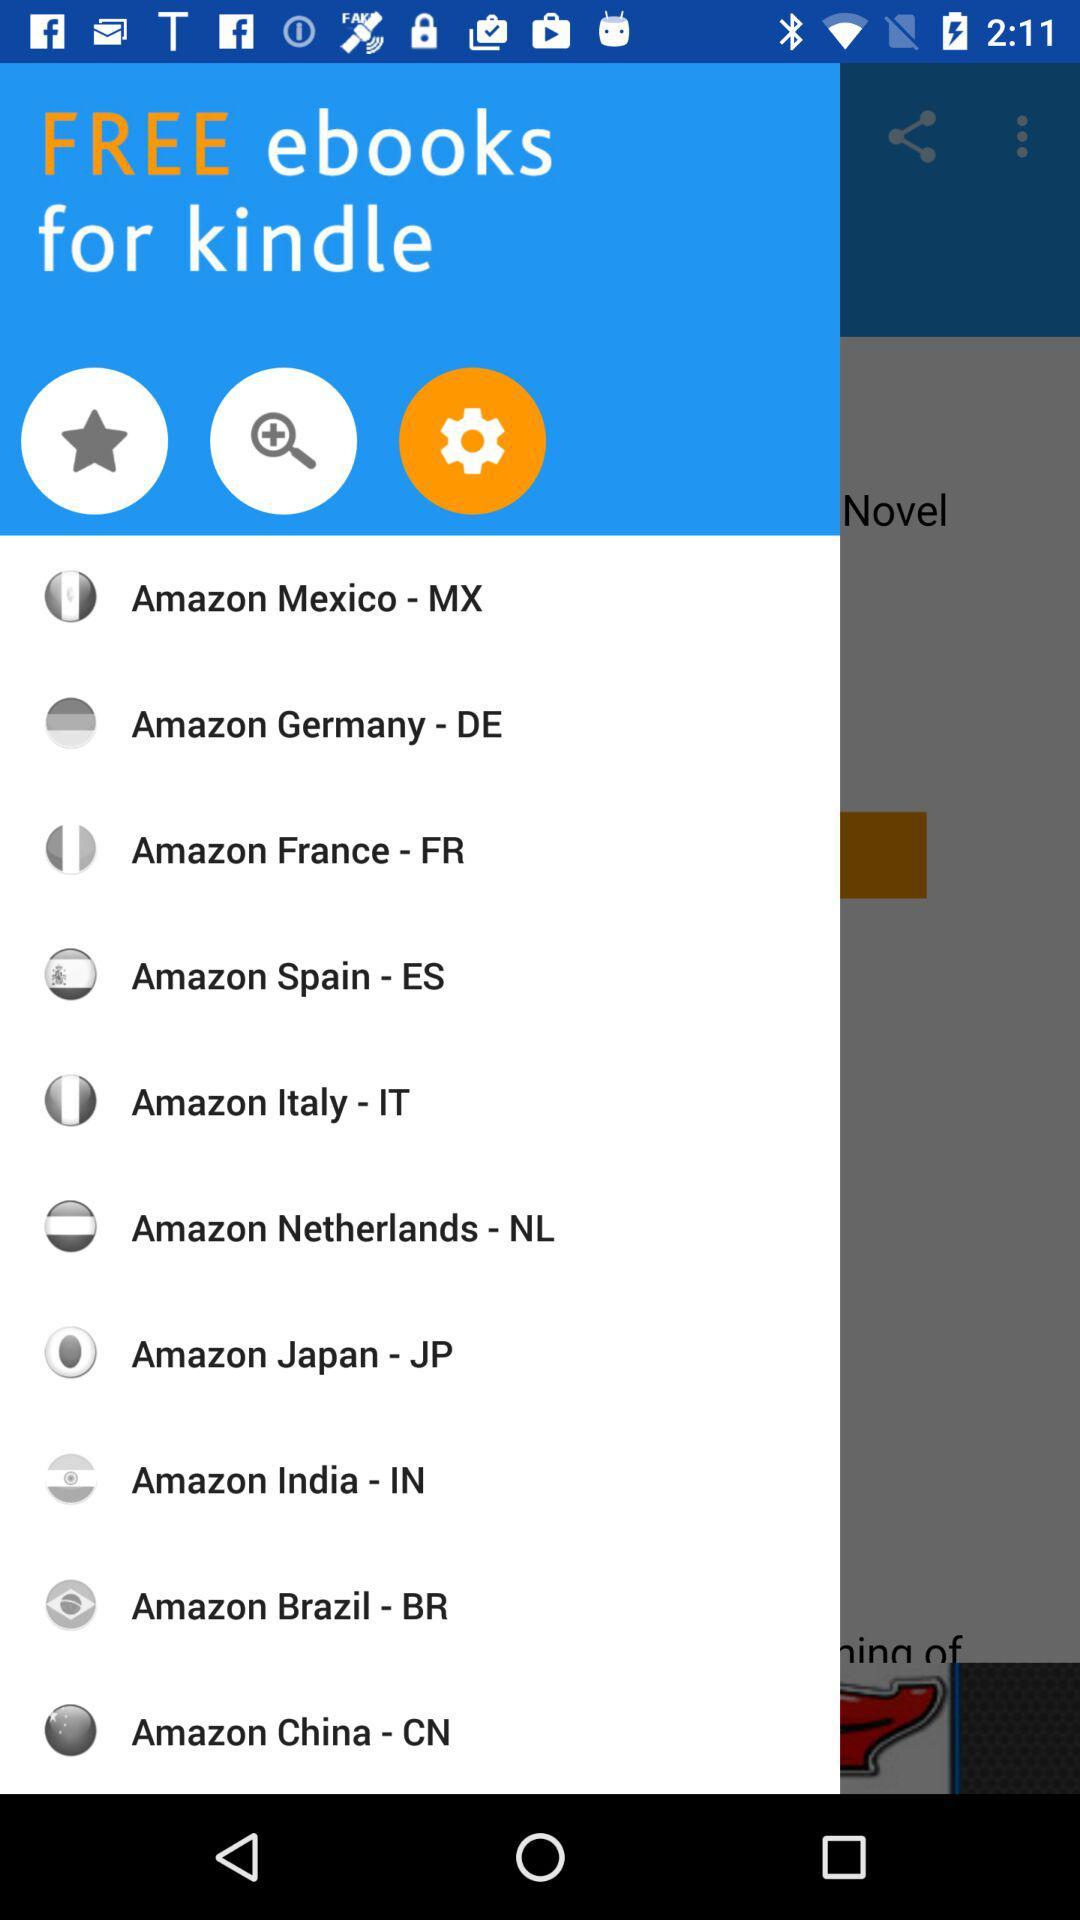 The height and width of the screenshot is (1920, 1080). I want to click on the more icon, so click(1027, 135).